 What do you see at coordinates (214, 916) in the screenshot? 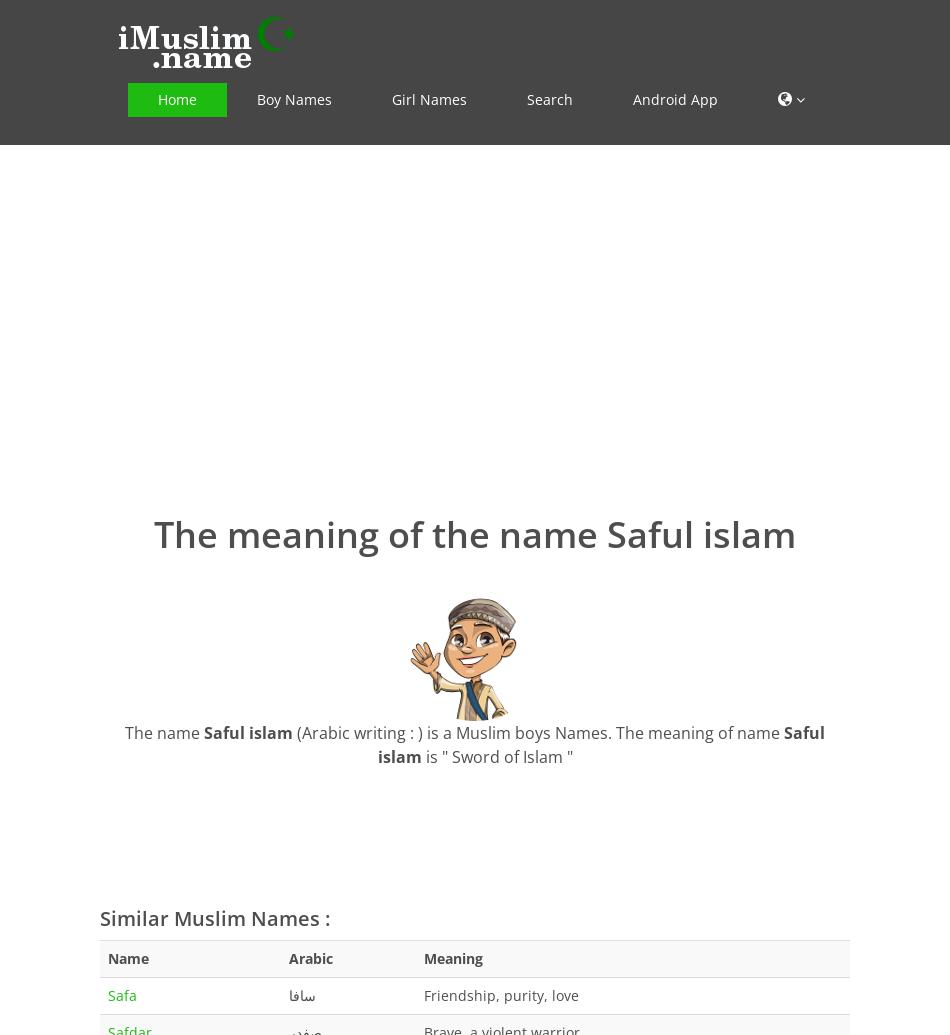
I see `'Similar Muslim Names :'` at bounding box center [214, 916].